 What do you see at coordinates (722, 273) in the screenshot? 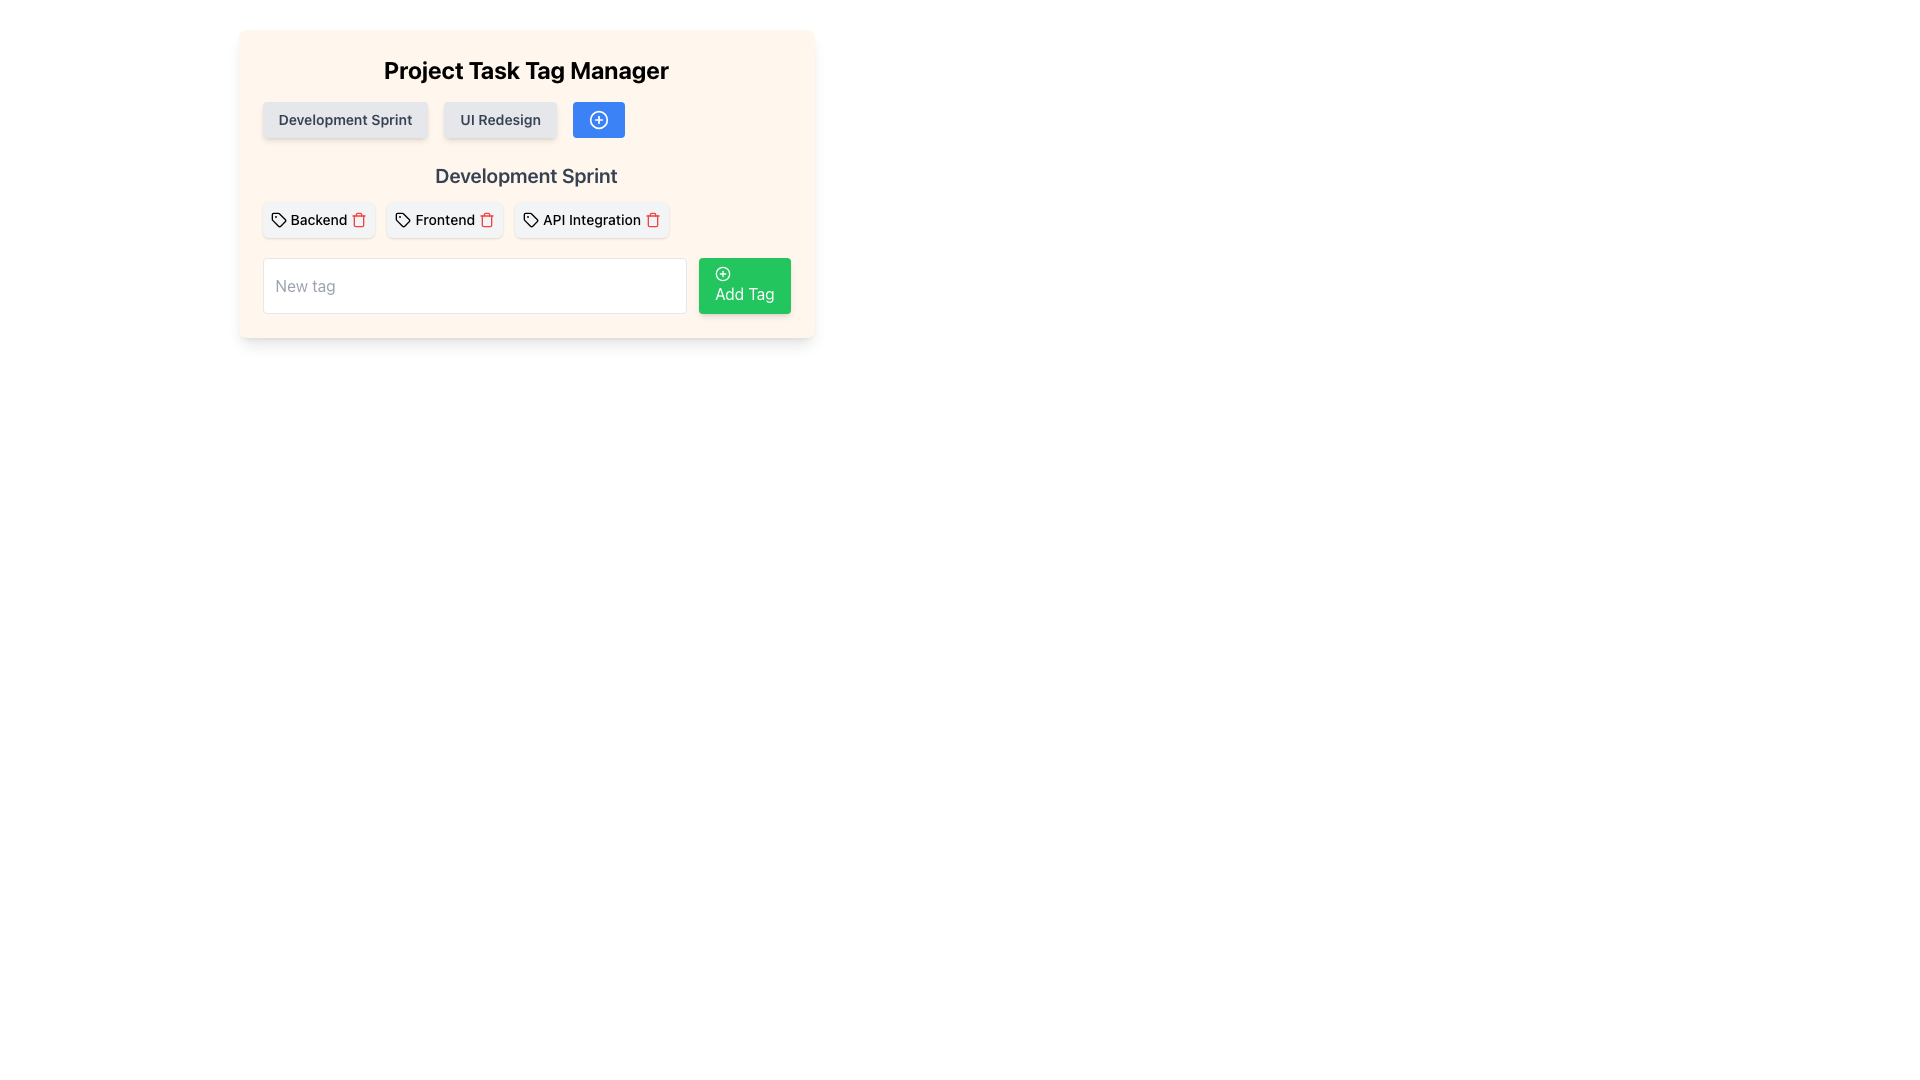
I see `the SVG Circle element that represents the interactive icon for adding tags on the 'Add Tag' button` at bounding box center [722, 273].